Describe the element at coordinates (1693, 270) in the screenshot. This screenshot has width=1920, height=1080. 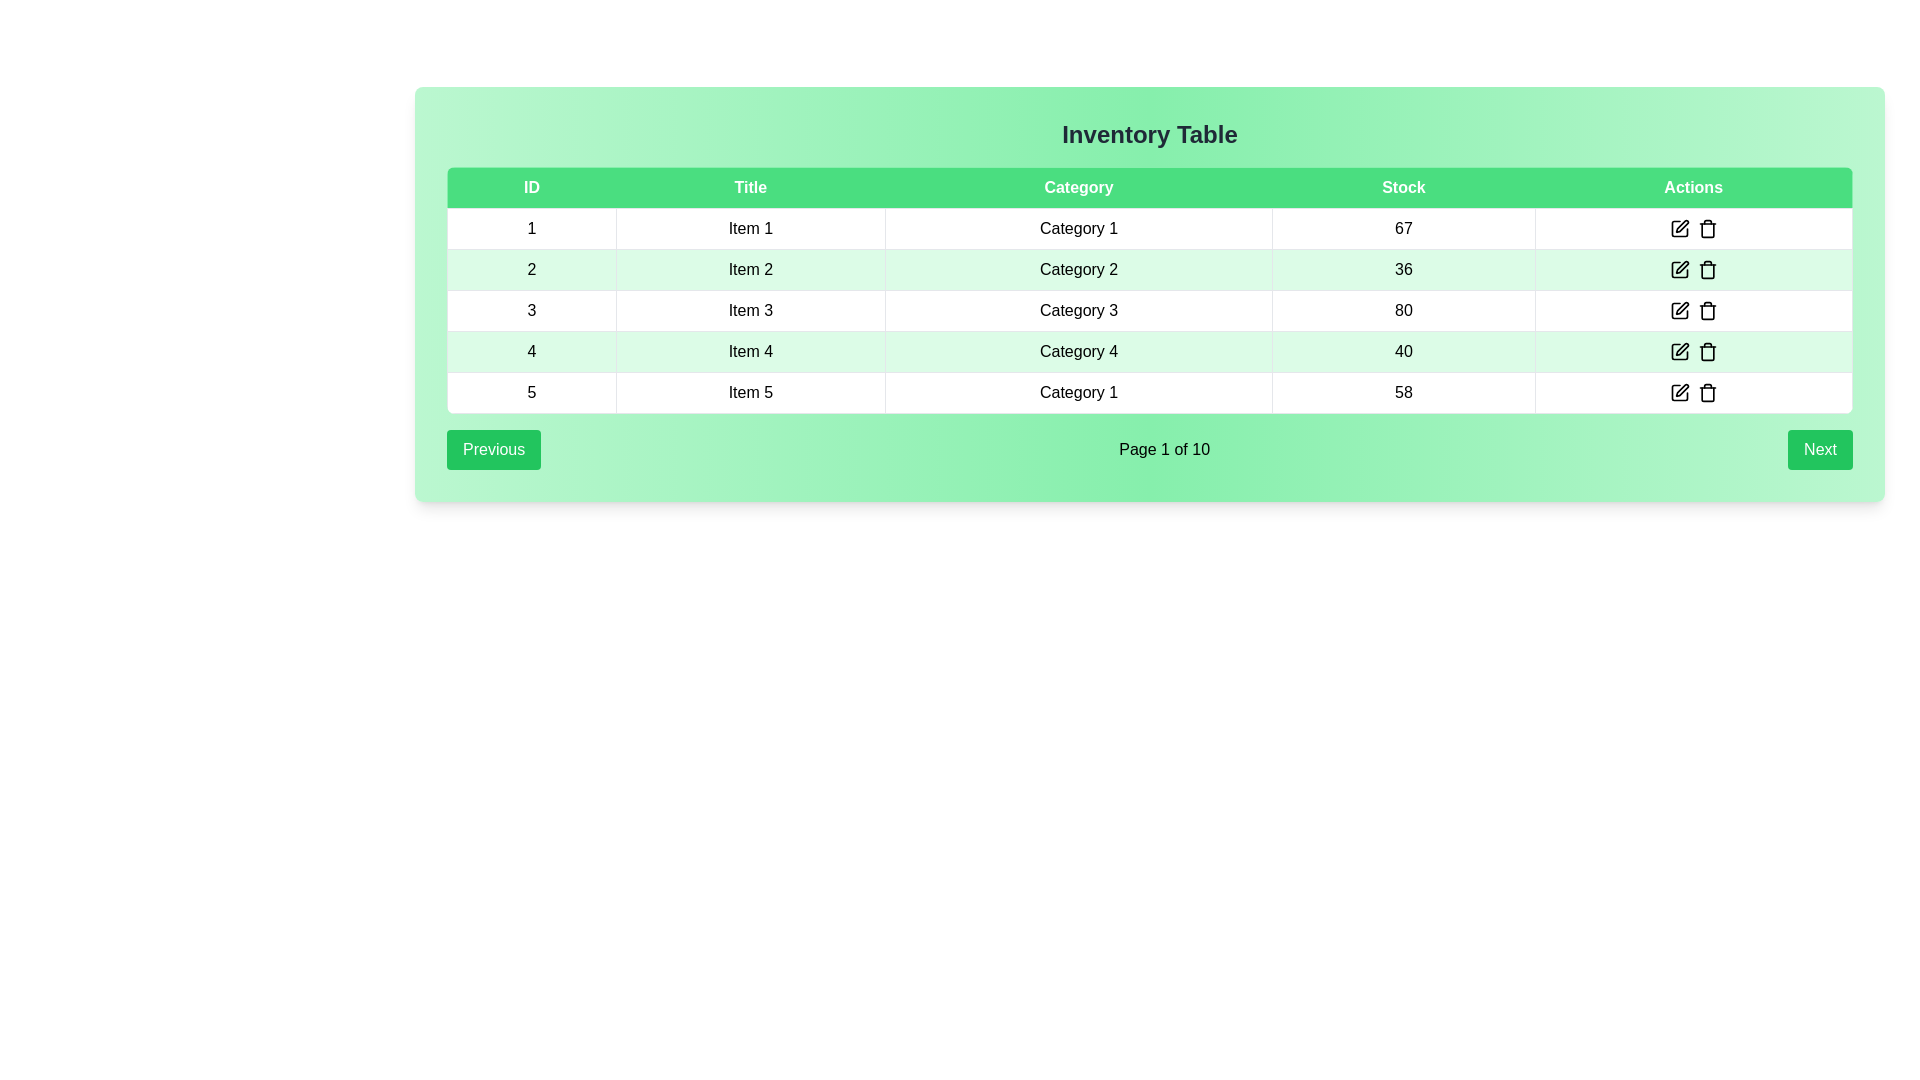
I see `the delete icon in the Action cell of the second row for 'Item 2' in the table, which contains interactive icons for editing and deleting row data` at that location.